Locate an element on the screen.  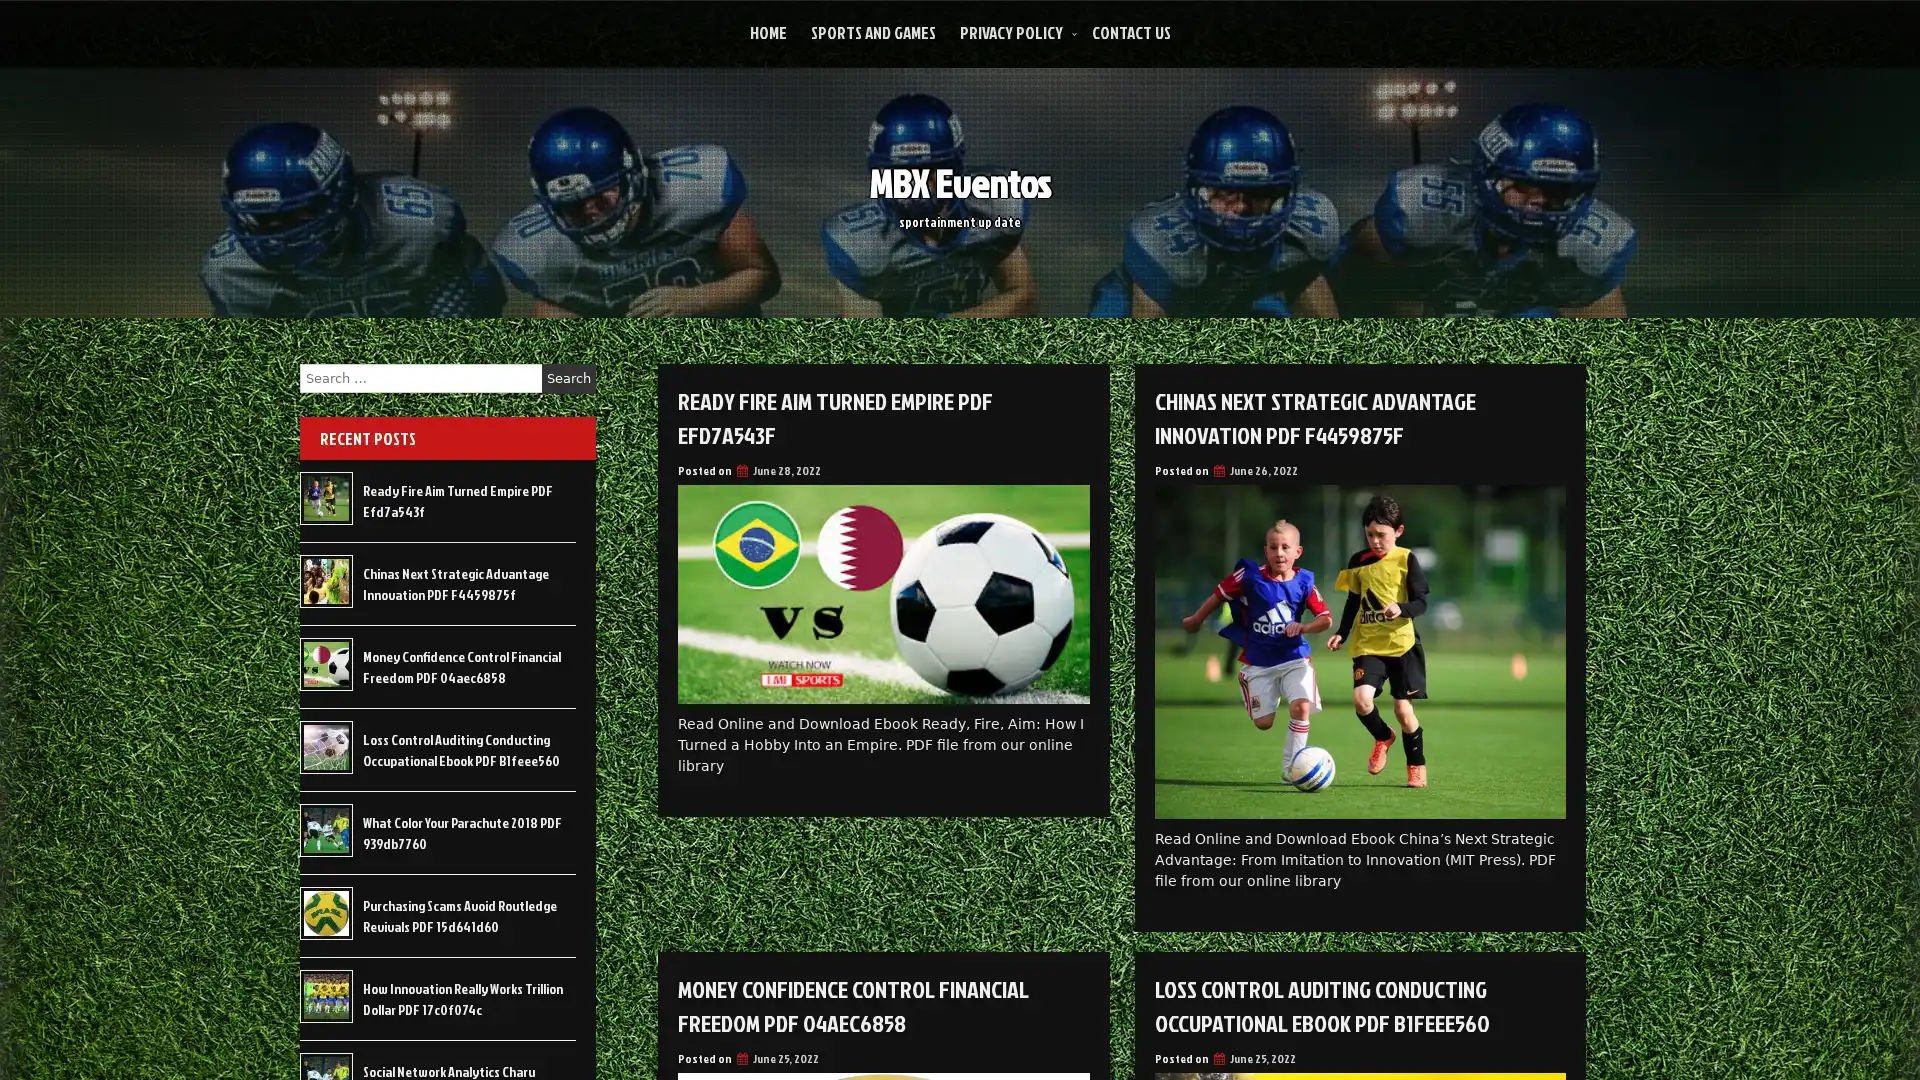
Search is located at coordinates (568, 378).